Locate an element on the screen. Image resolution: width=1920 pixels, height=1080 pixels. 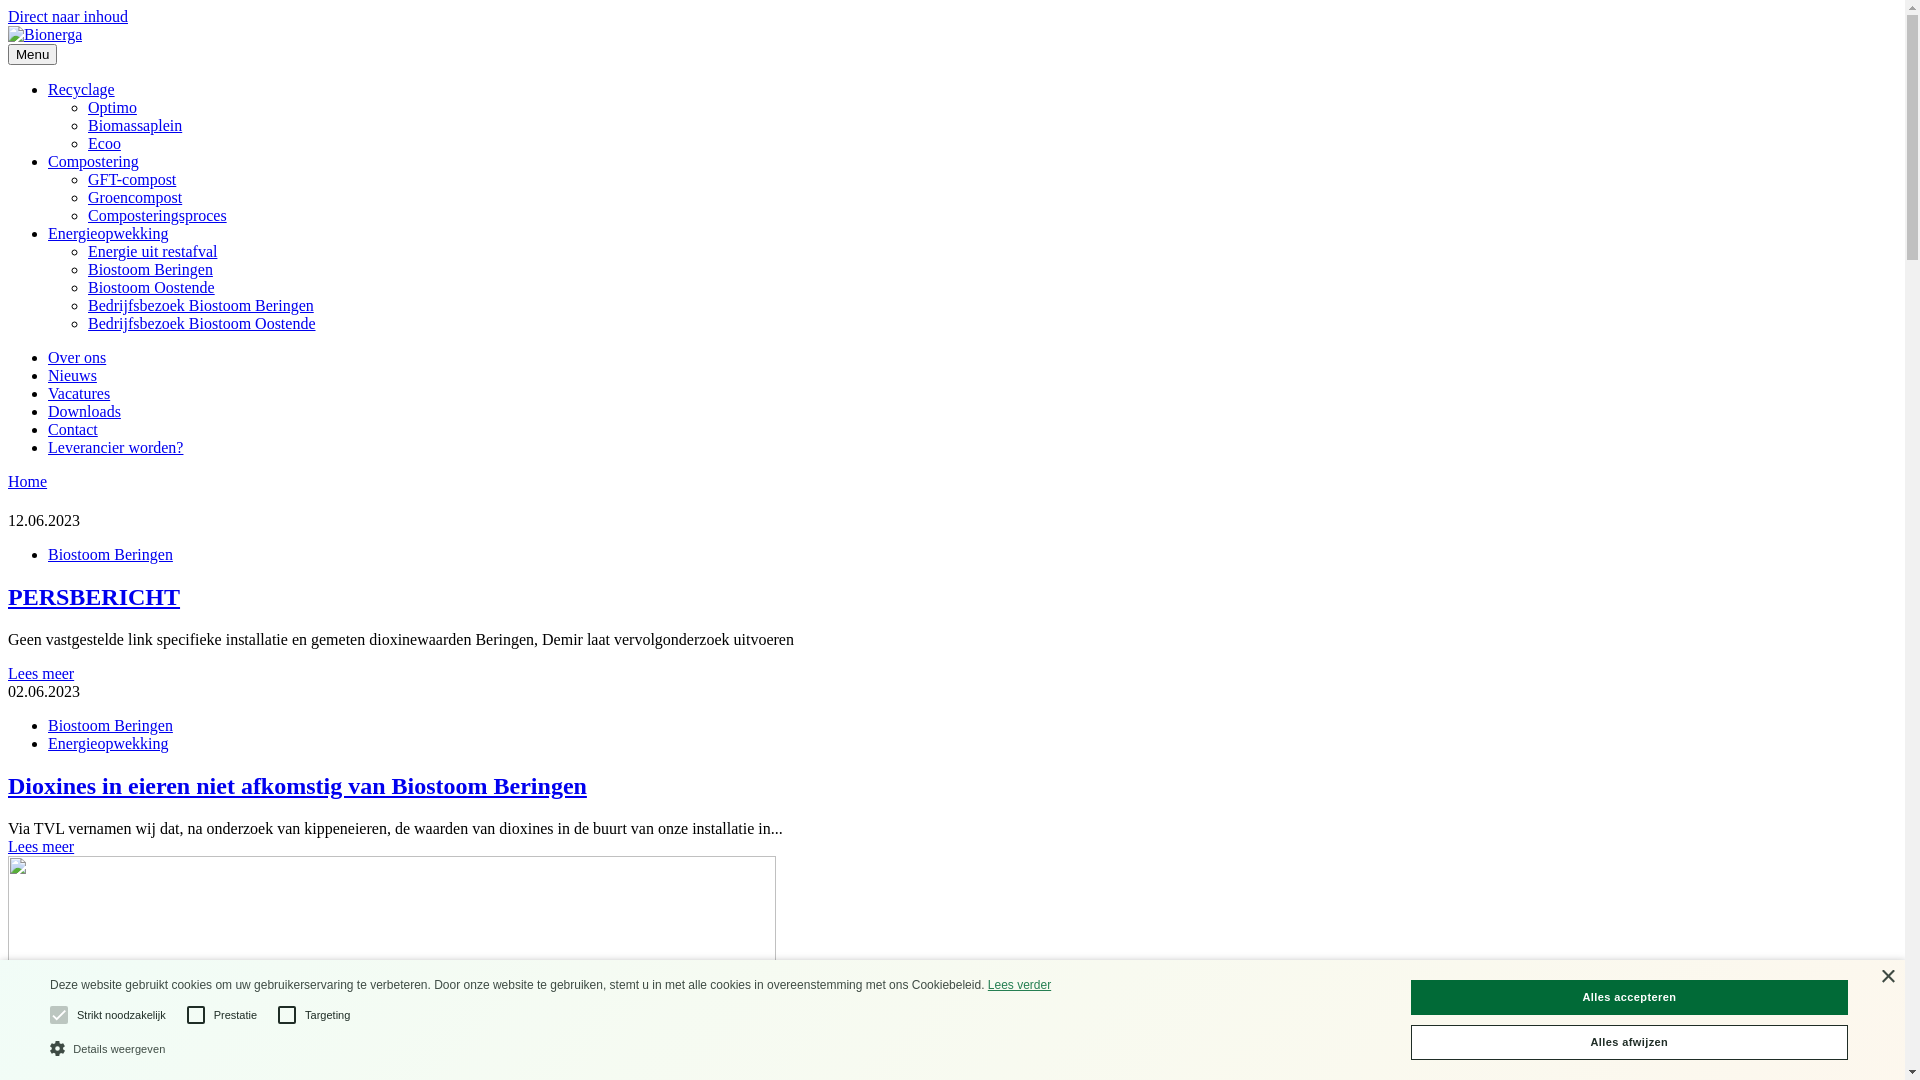
'Optimo' is located at coordinates (86, 107).